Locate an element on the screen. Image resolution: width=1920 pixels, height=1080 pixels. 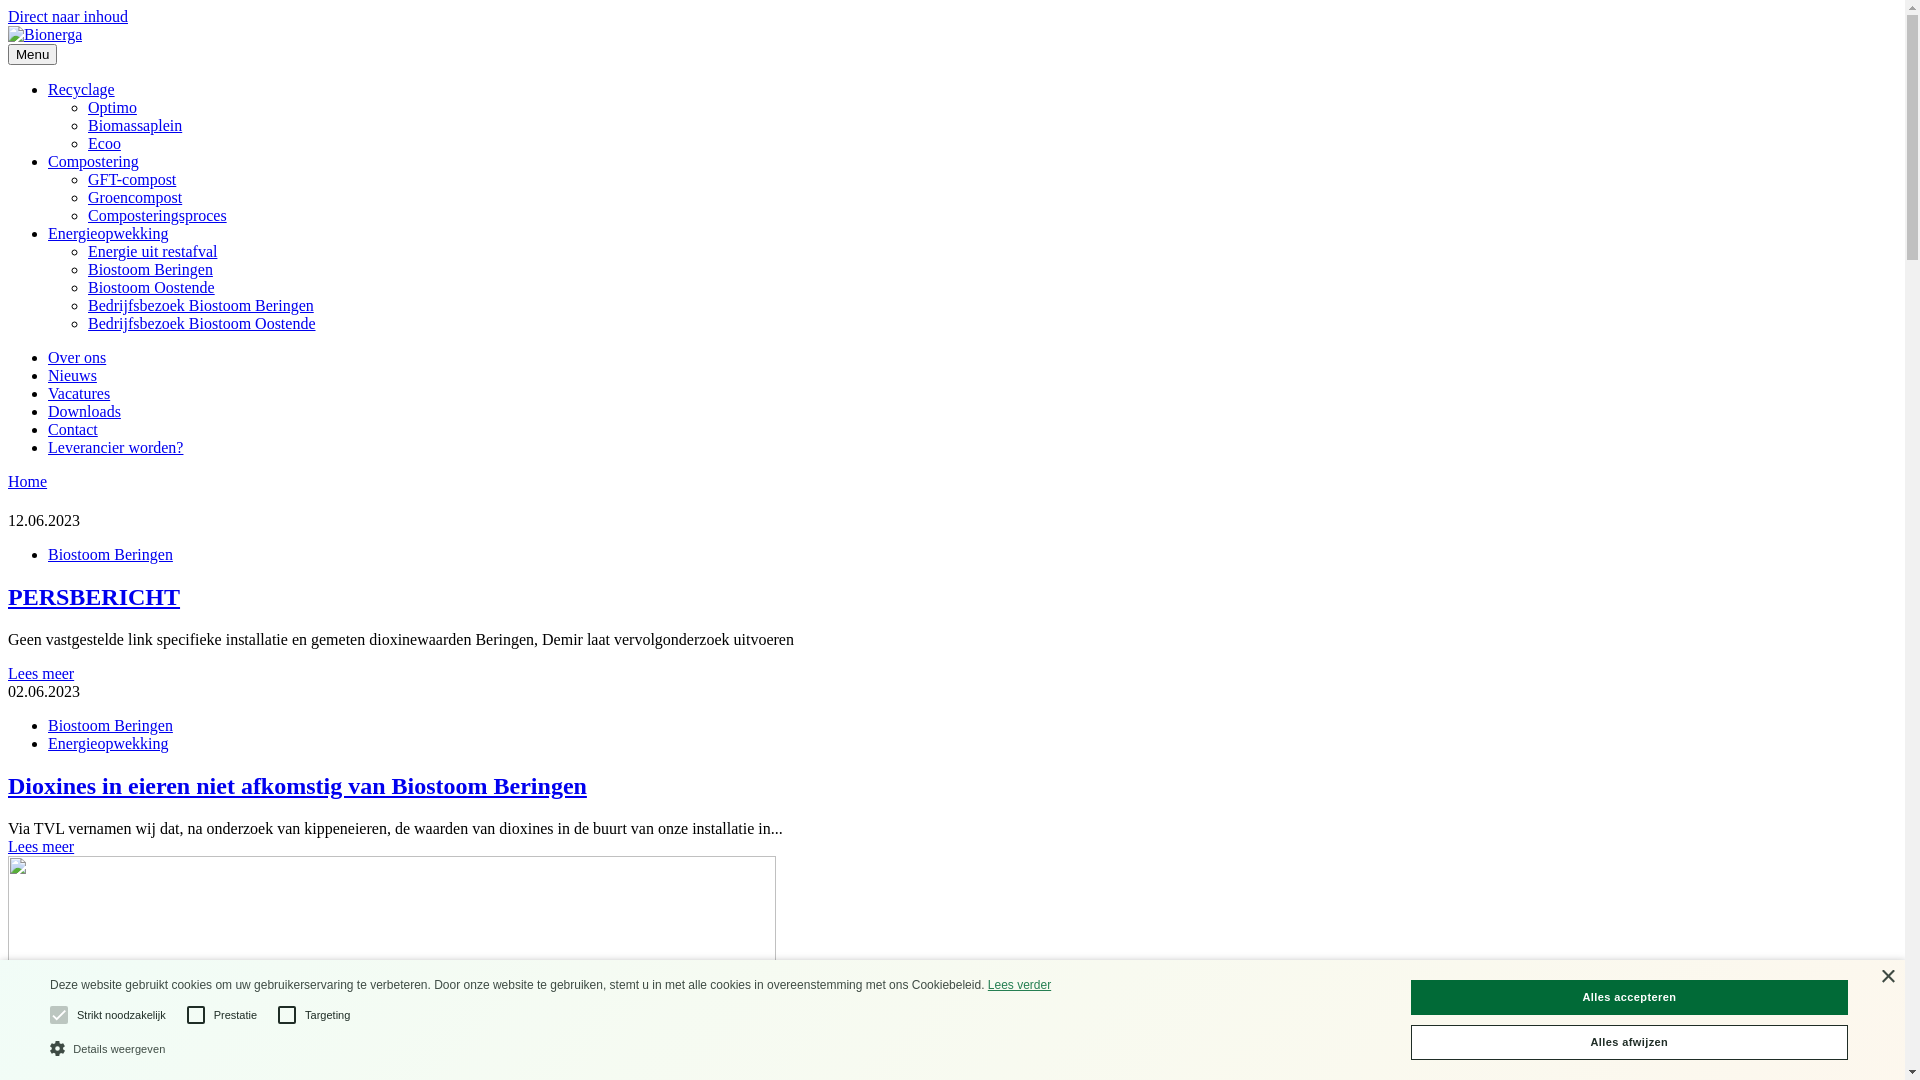
'Optimo' is located at coordinates (86, 107).